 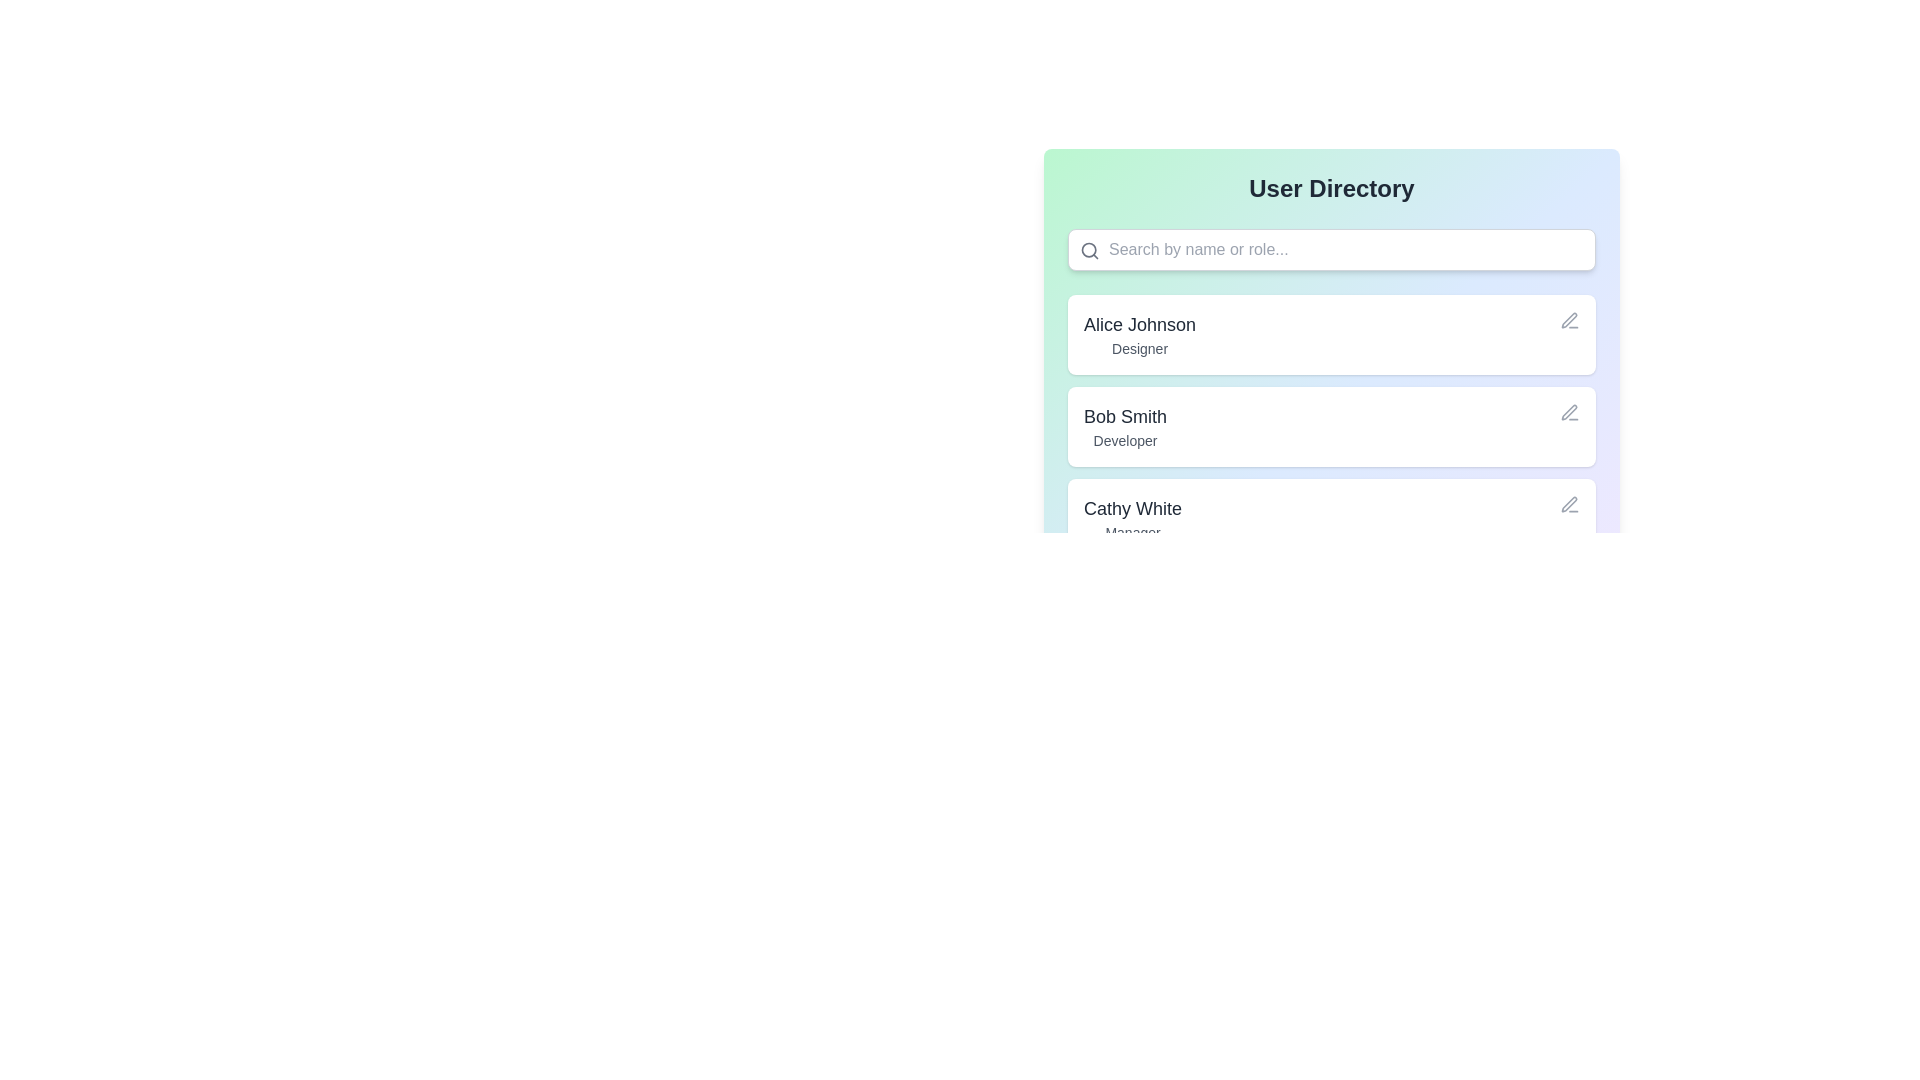 What do you see at coordinates (1088, 249) in the screenshot?
I see `the magnifying glass icon located at the top-left corner of the search bar, which symbolizes a search action` at bounding box center [1088, 249].